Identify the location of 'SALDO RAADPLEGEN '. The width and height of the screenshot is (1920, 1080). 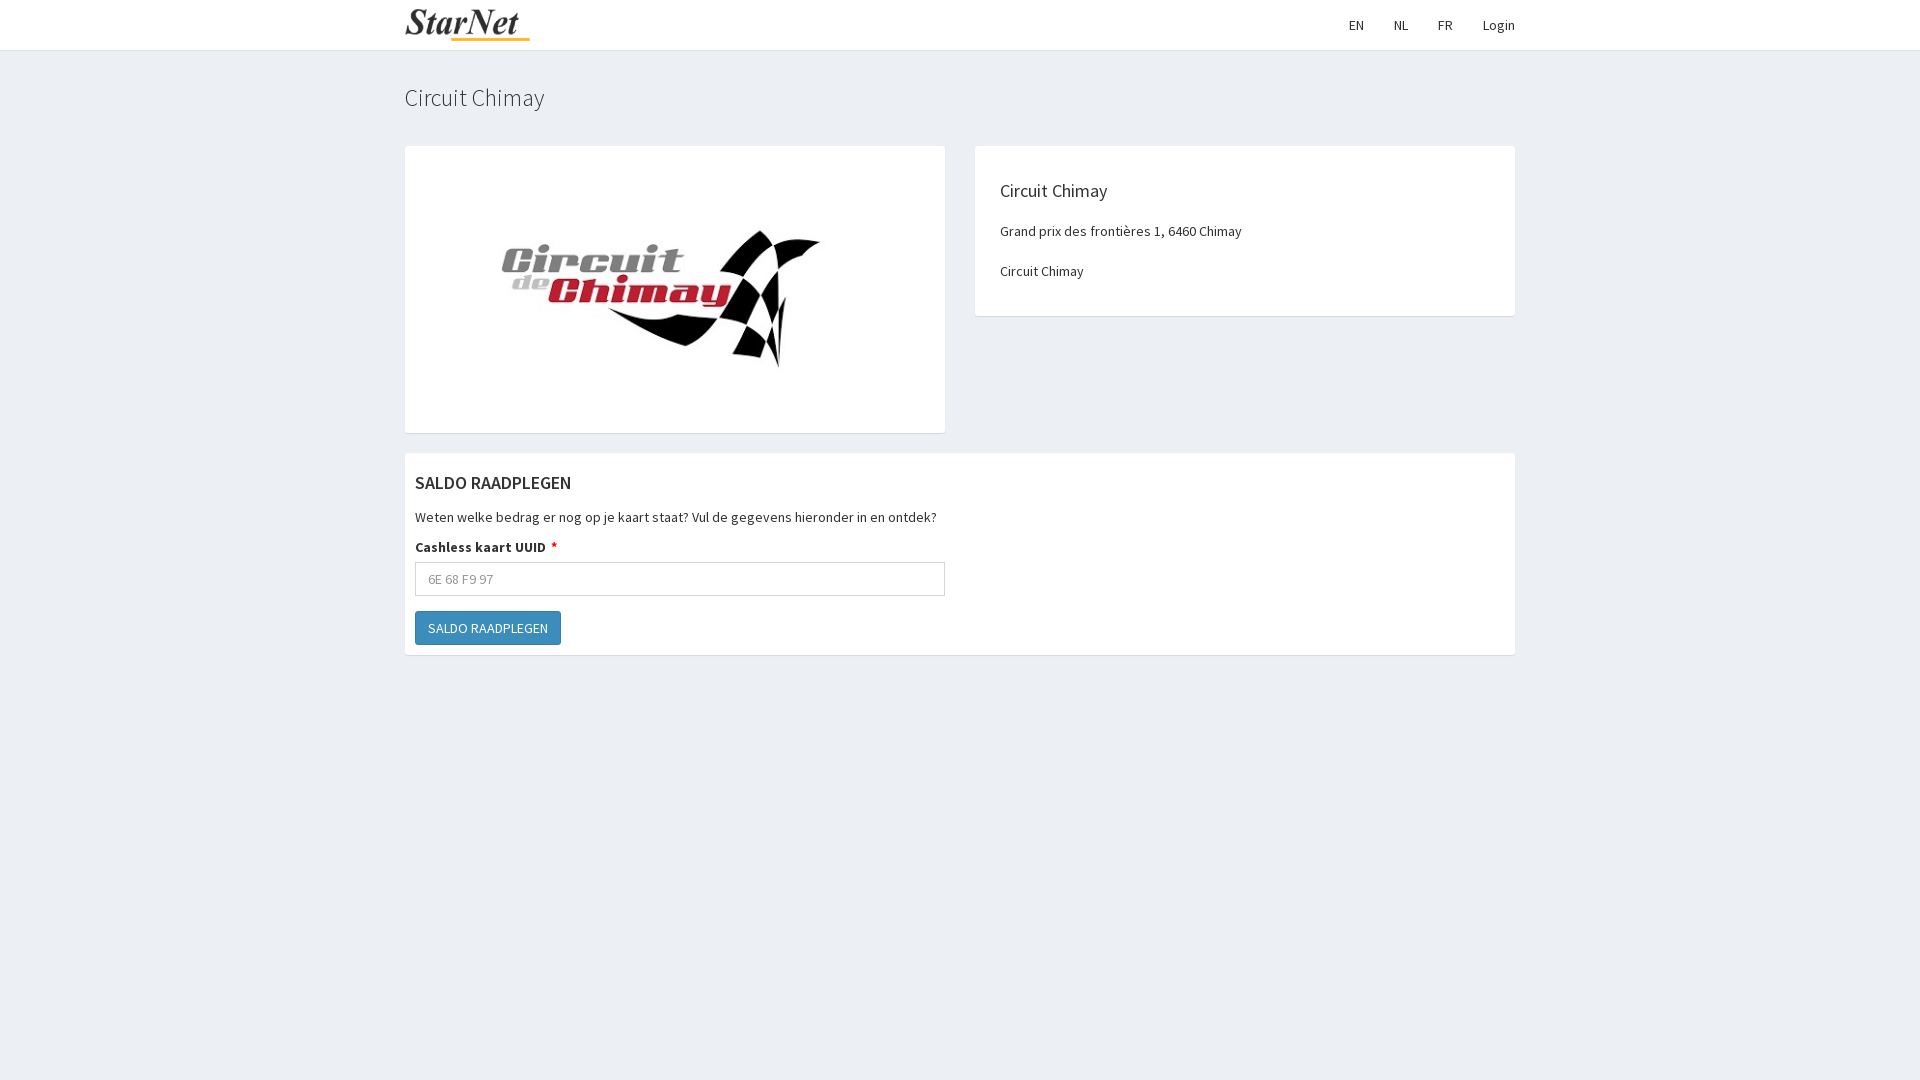
(488, 627).